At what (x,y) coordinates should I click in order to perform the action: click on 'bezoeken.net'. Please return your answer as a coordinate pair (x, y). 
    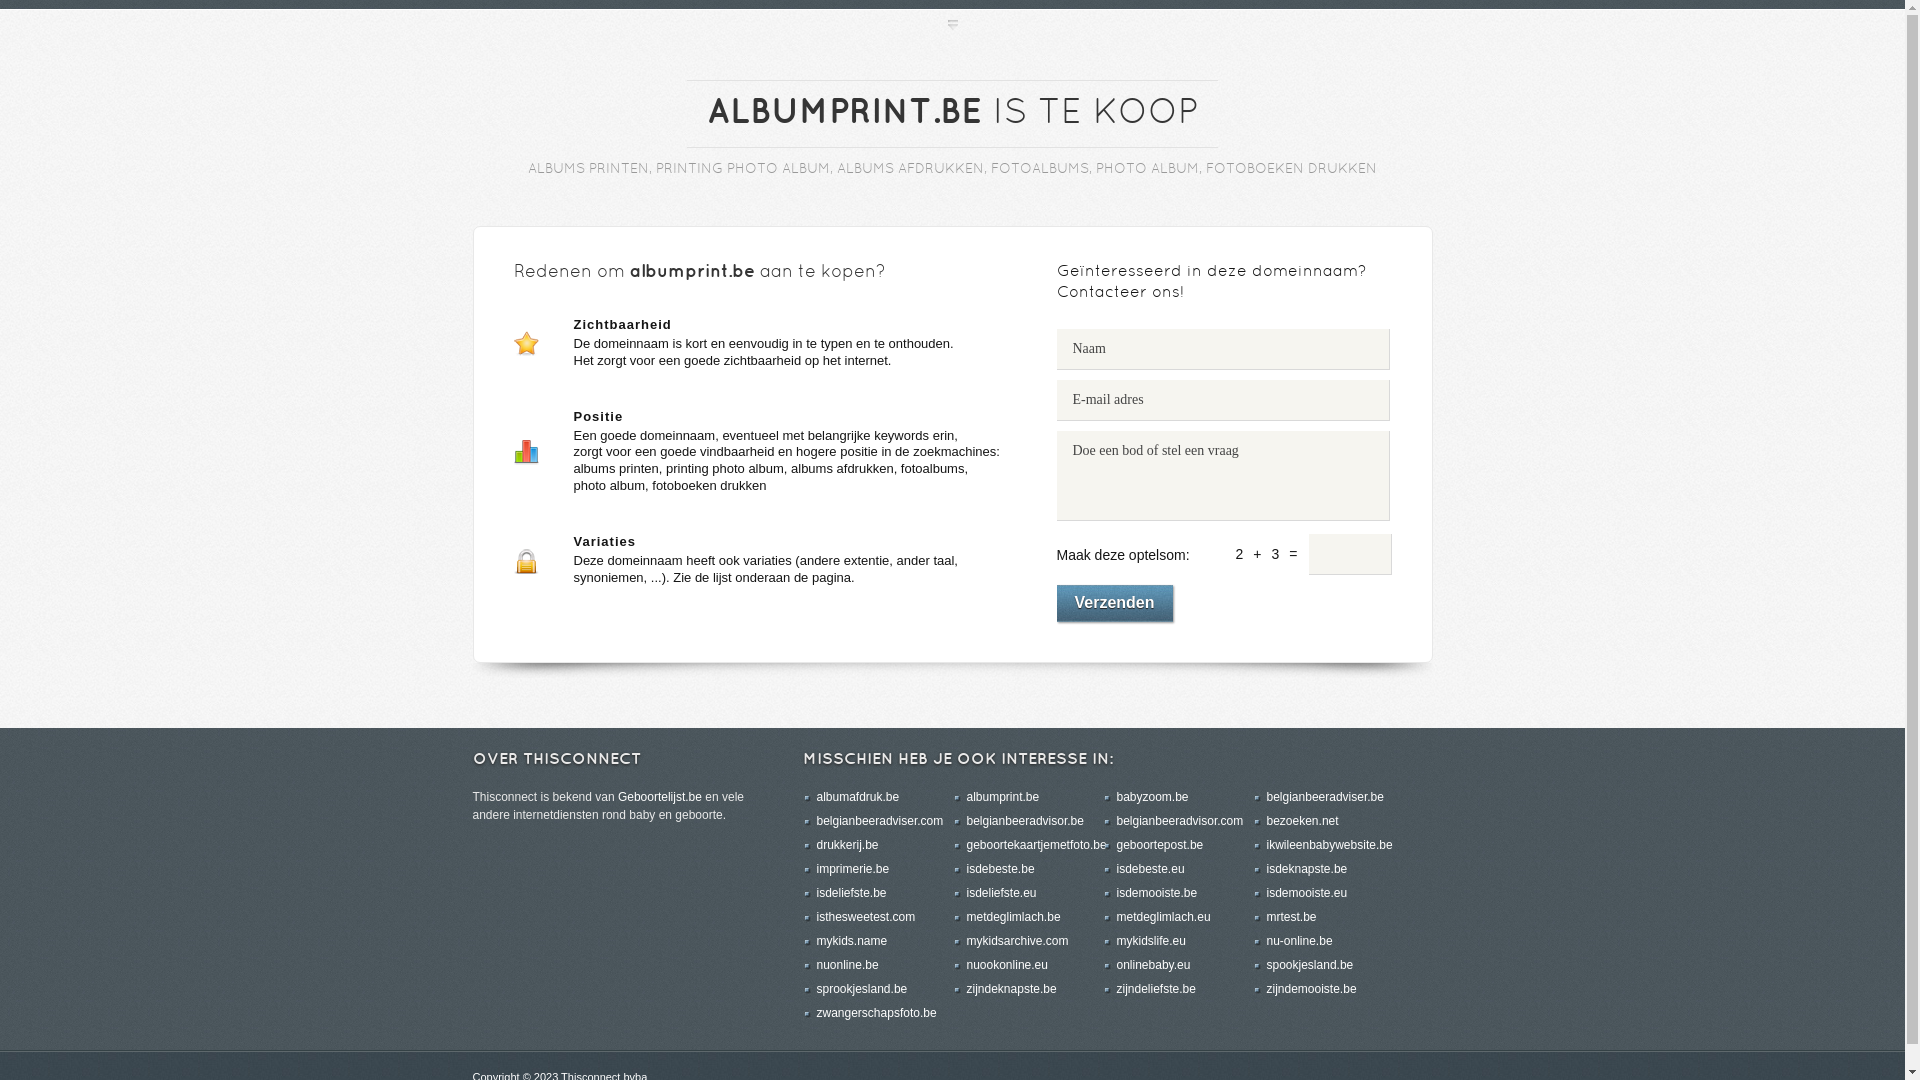
    Looking at the image, I should click on (1301, 821).